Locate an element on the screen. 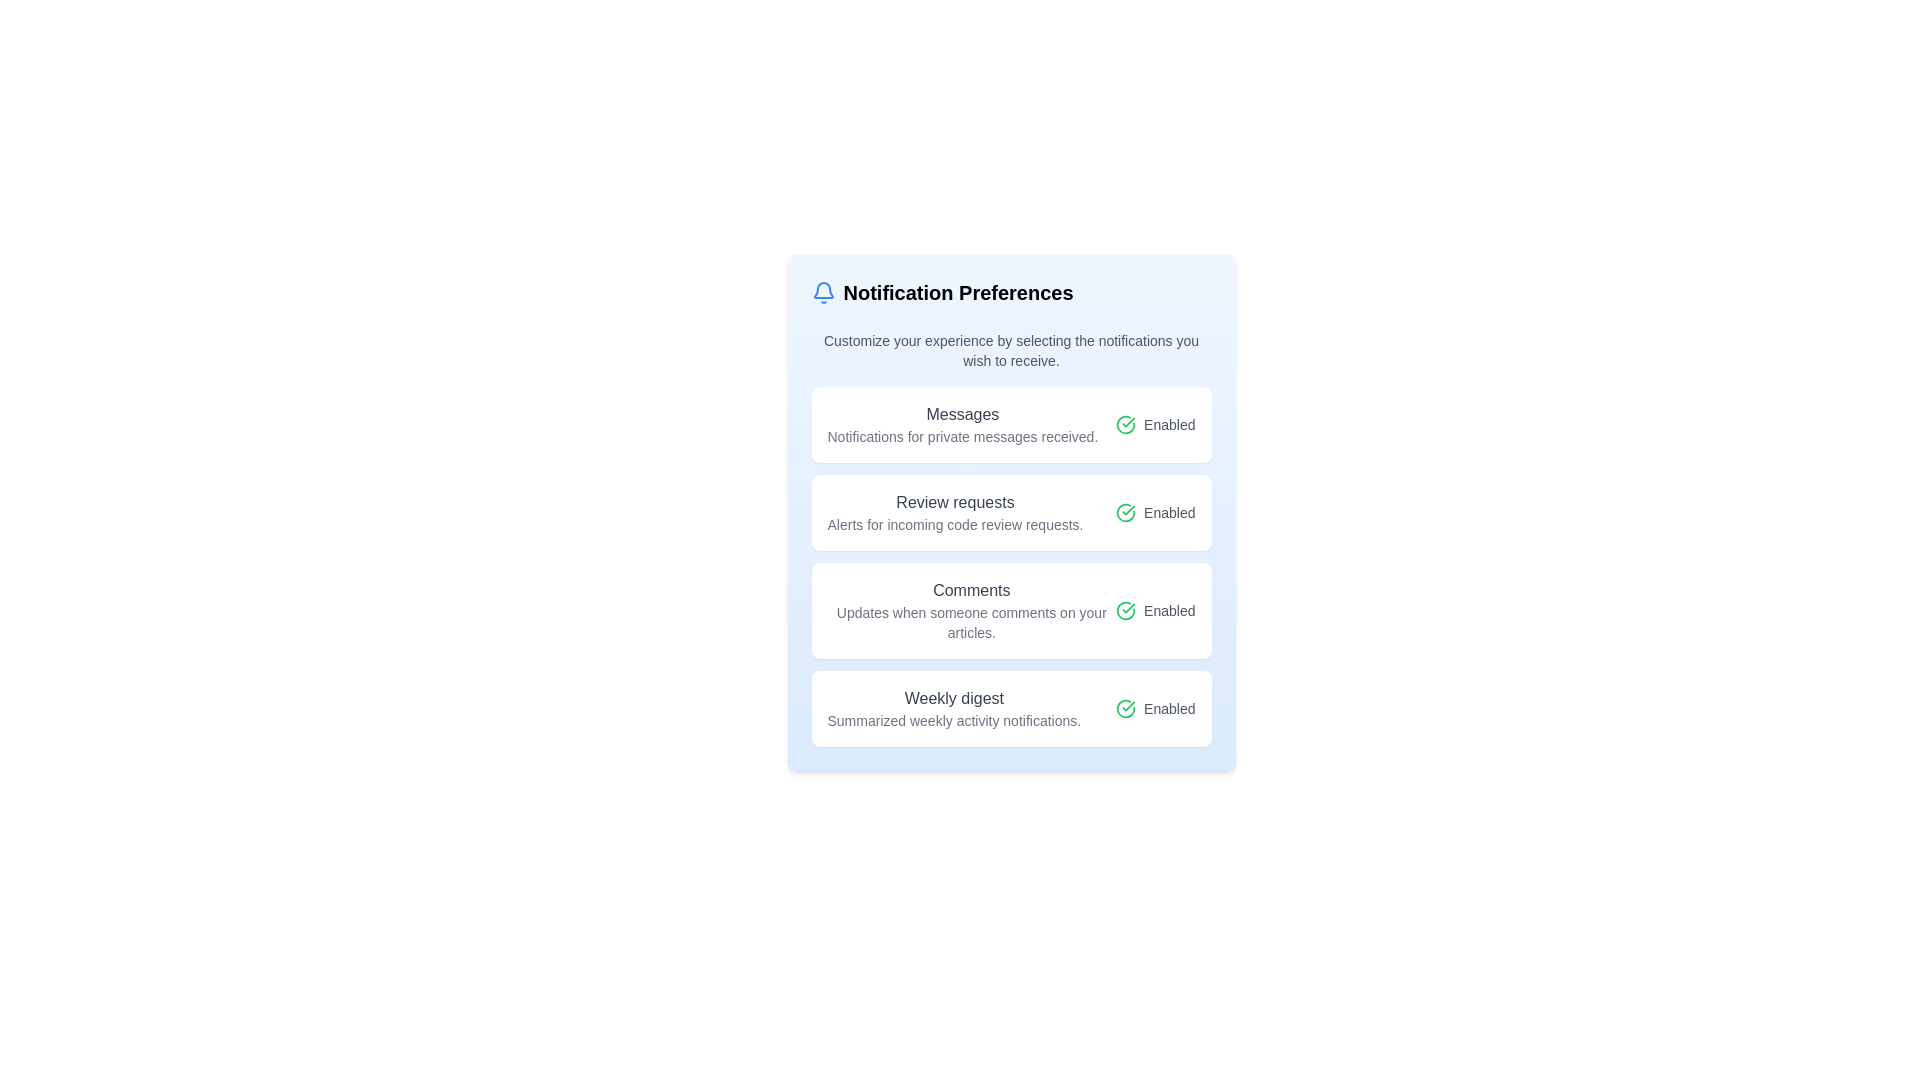 The width and height of the screenshot is (1920, 1080). the circular icon with a checkmark inside, styled with a green stroke color, located to the left of the 'Enabled' label in the notification preference list is located at coordinates (1126, 423).